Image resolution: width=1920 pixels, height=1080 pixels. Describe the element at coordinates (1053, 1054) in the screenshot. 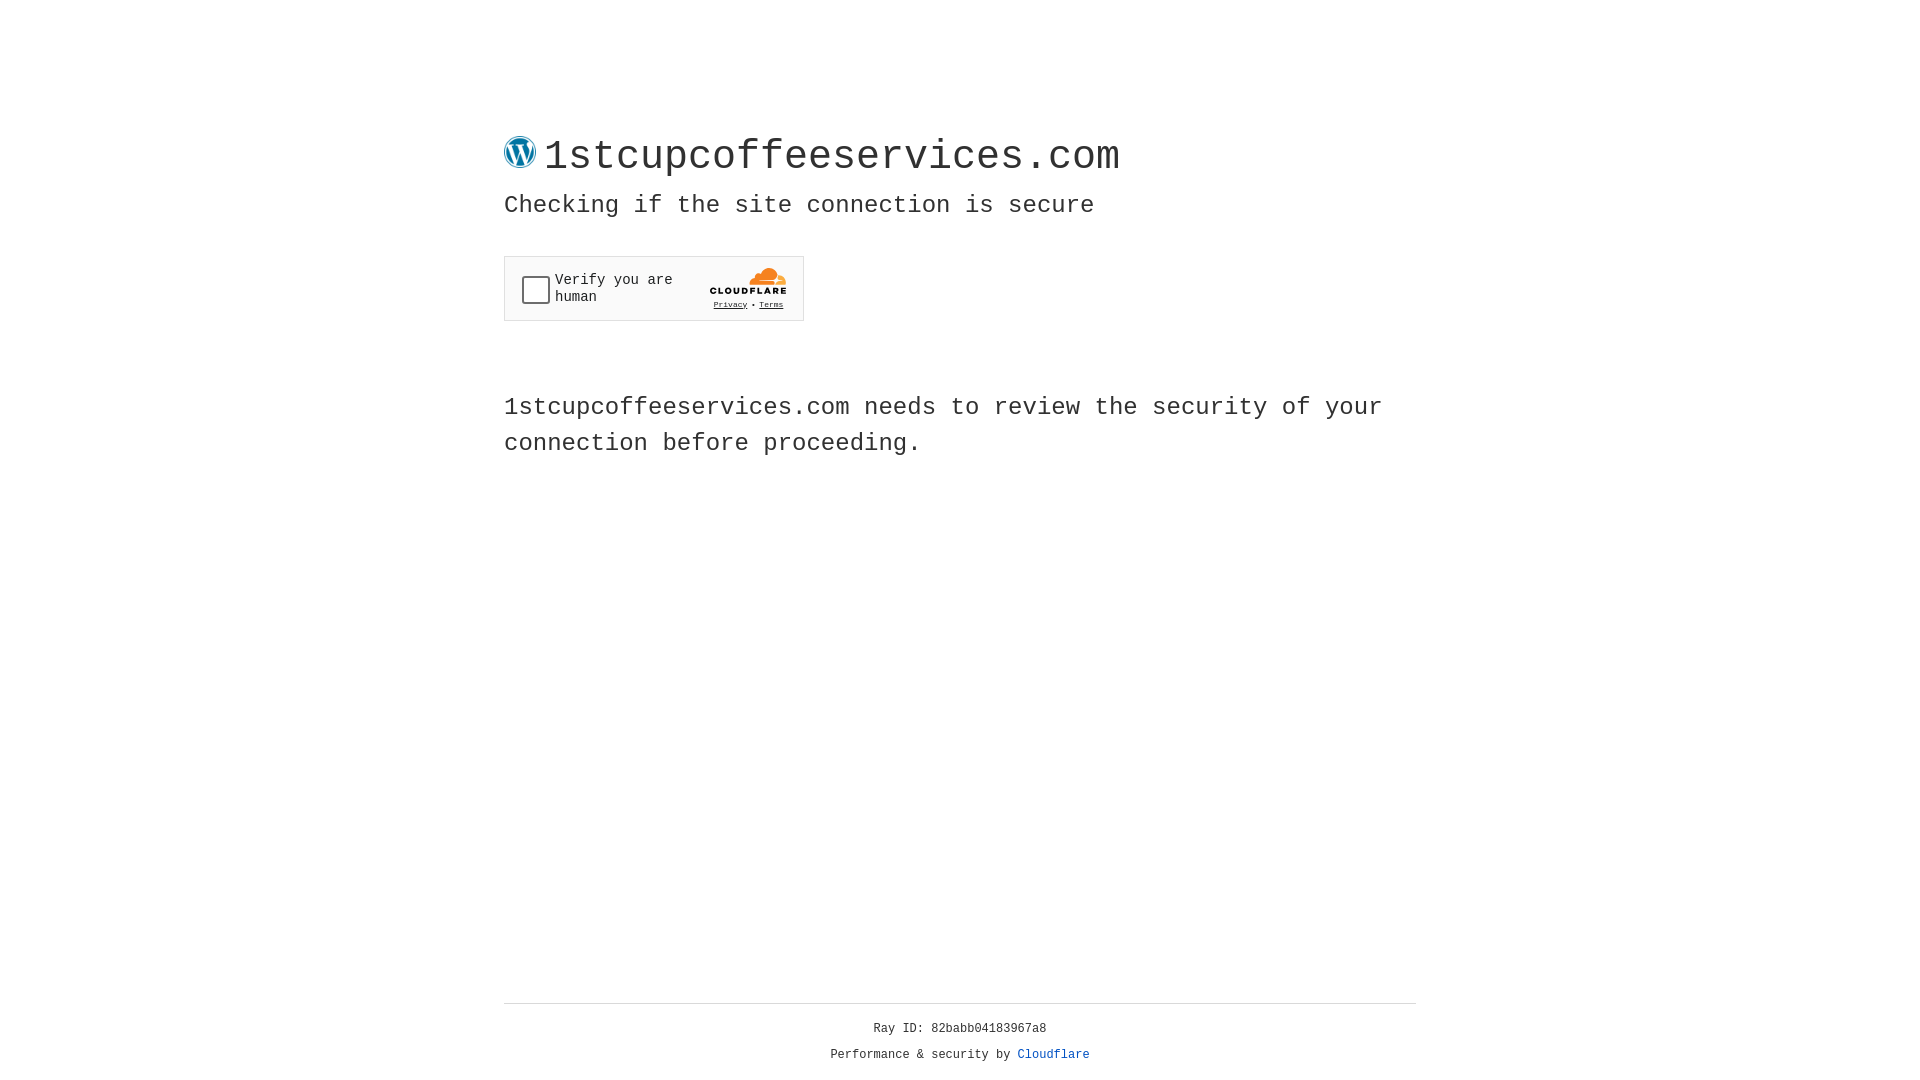

I see `'Cloudflare'` at that location.